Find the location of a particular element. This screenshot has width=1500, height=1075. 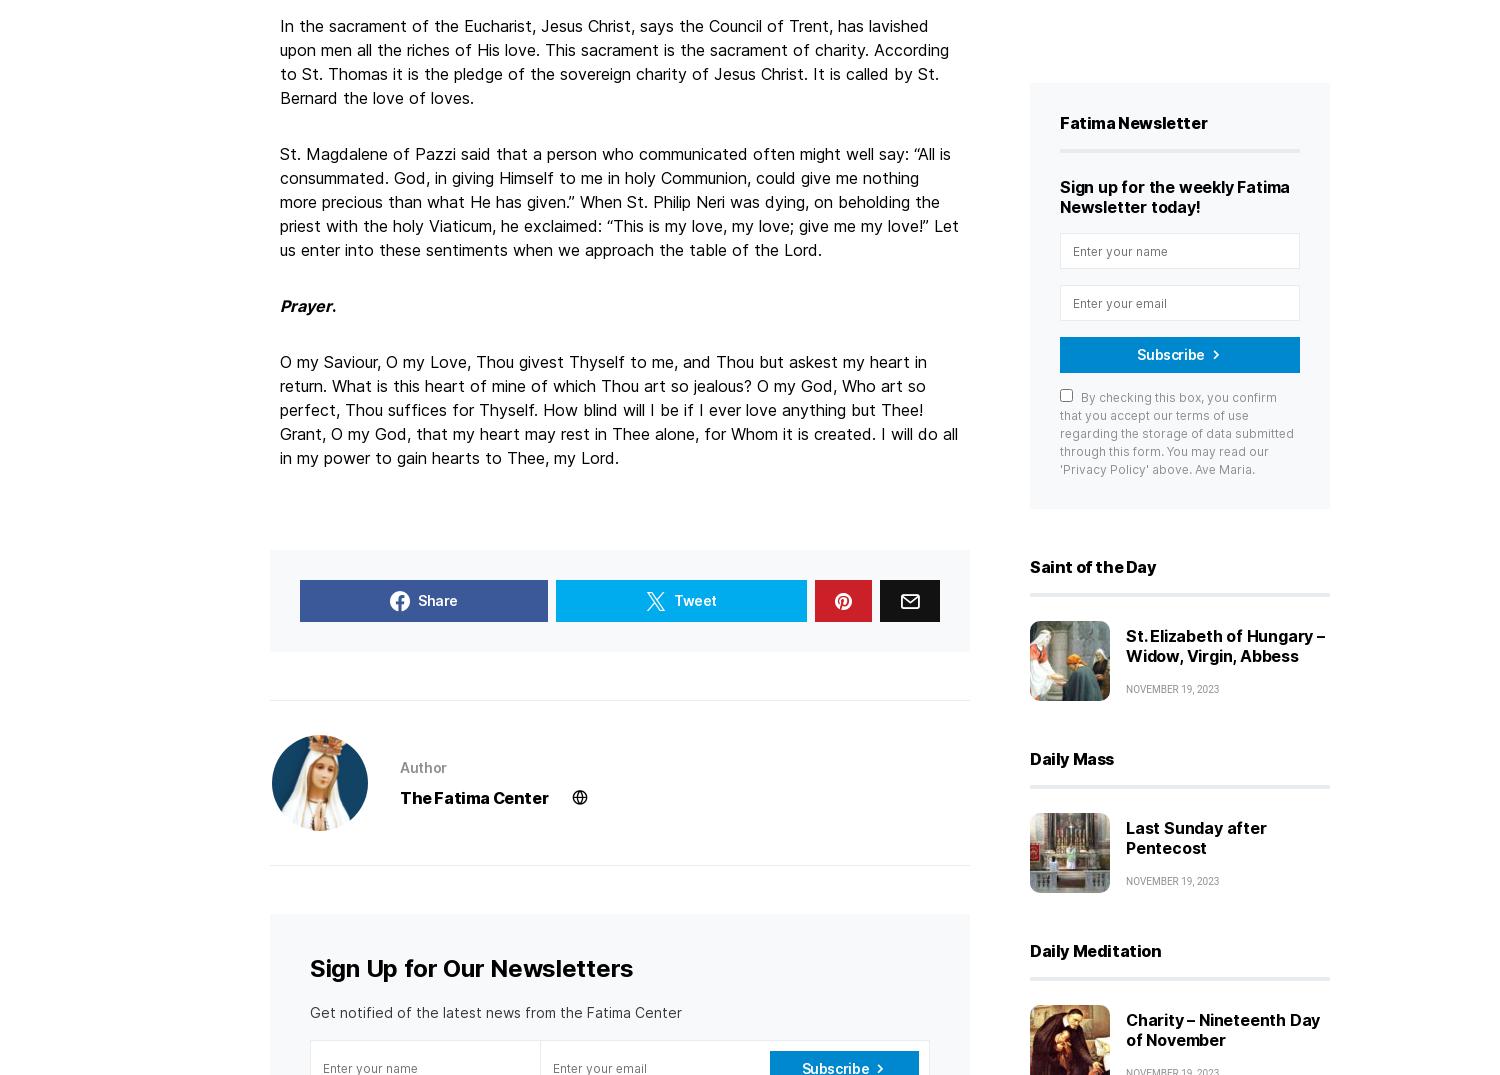

'Prayer' is located at coordinates (306, 305).